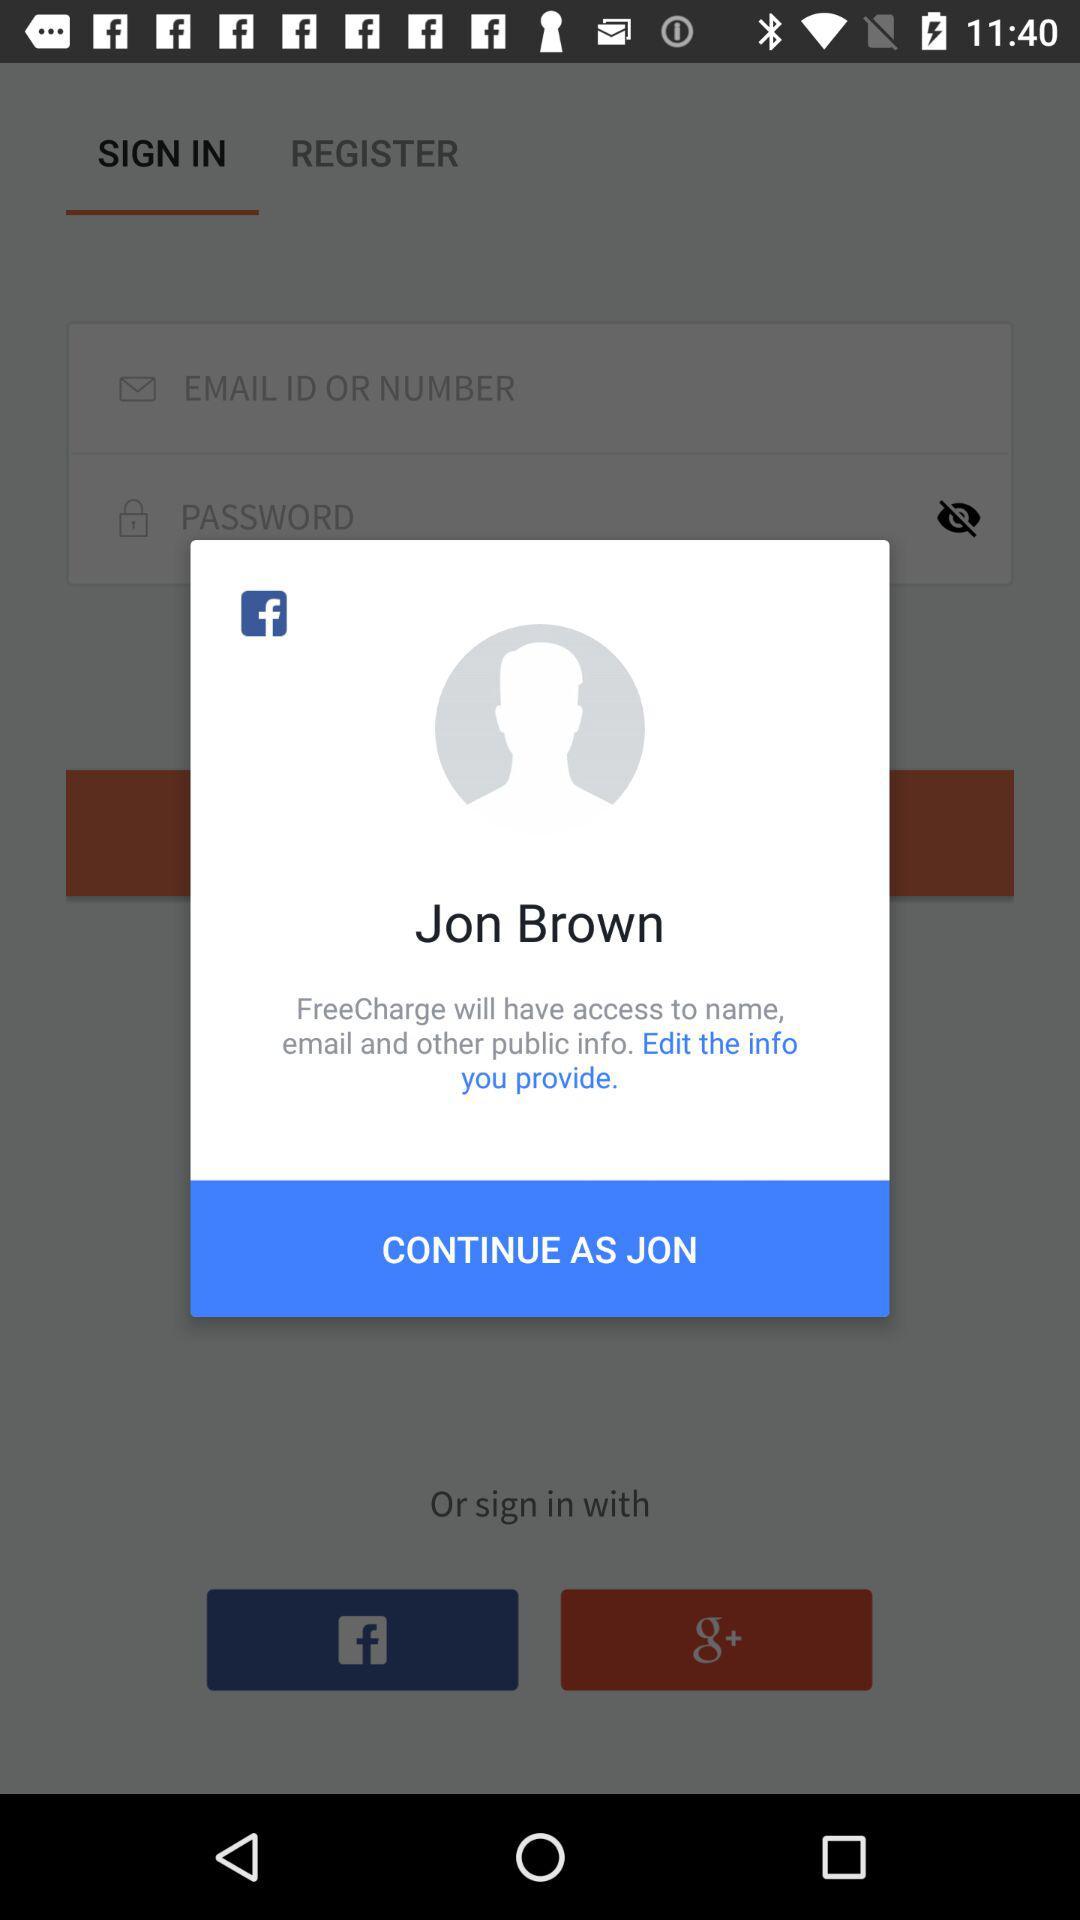  I want to click on continue as jon, so click(540, 1247).